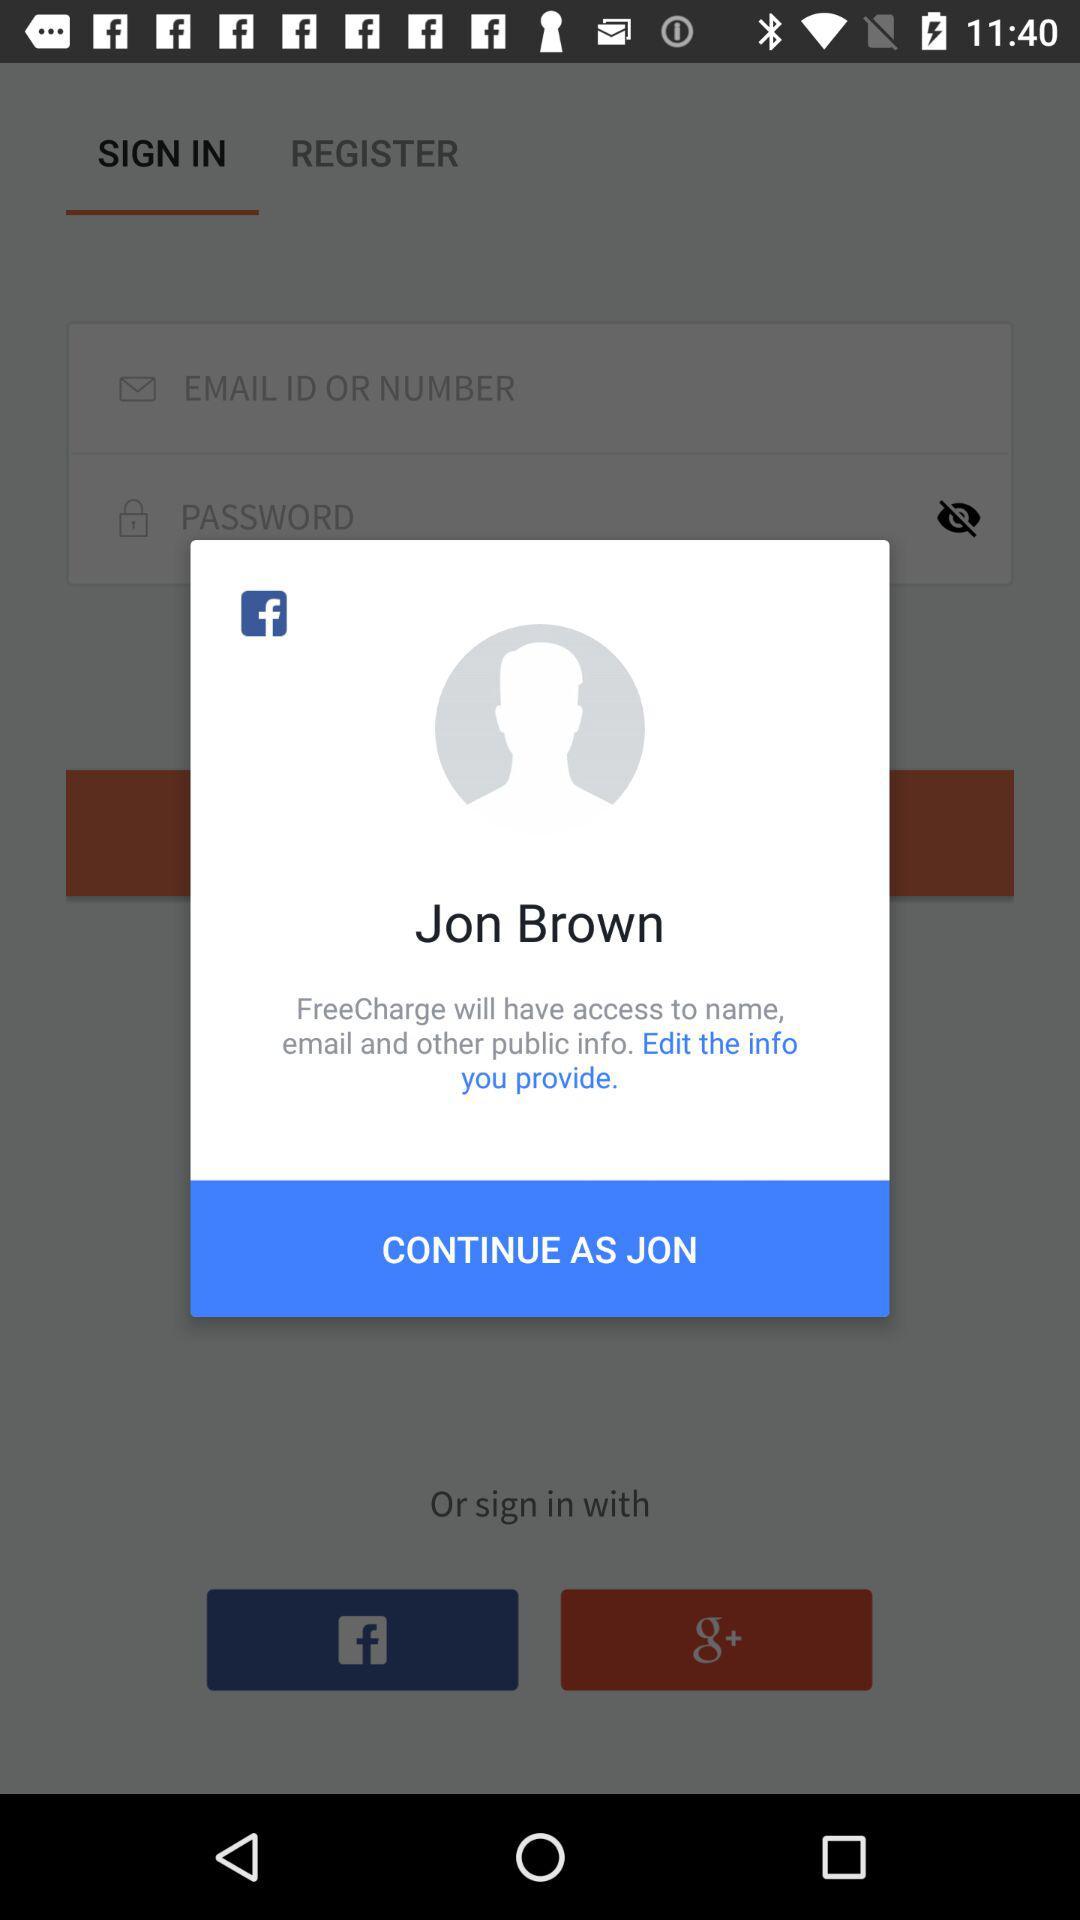  I want to click on continue as jon, so click(540, 1247).